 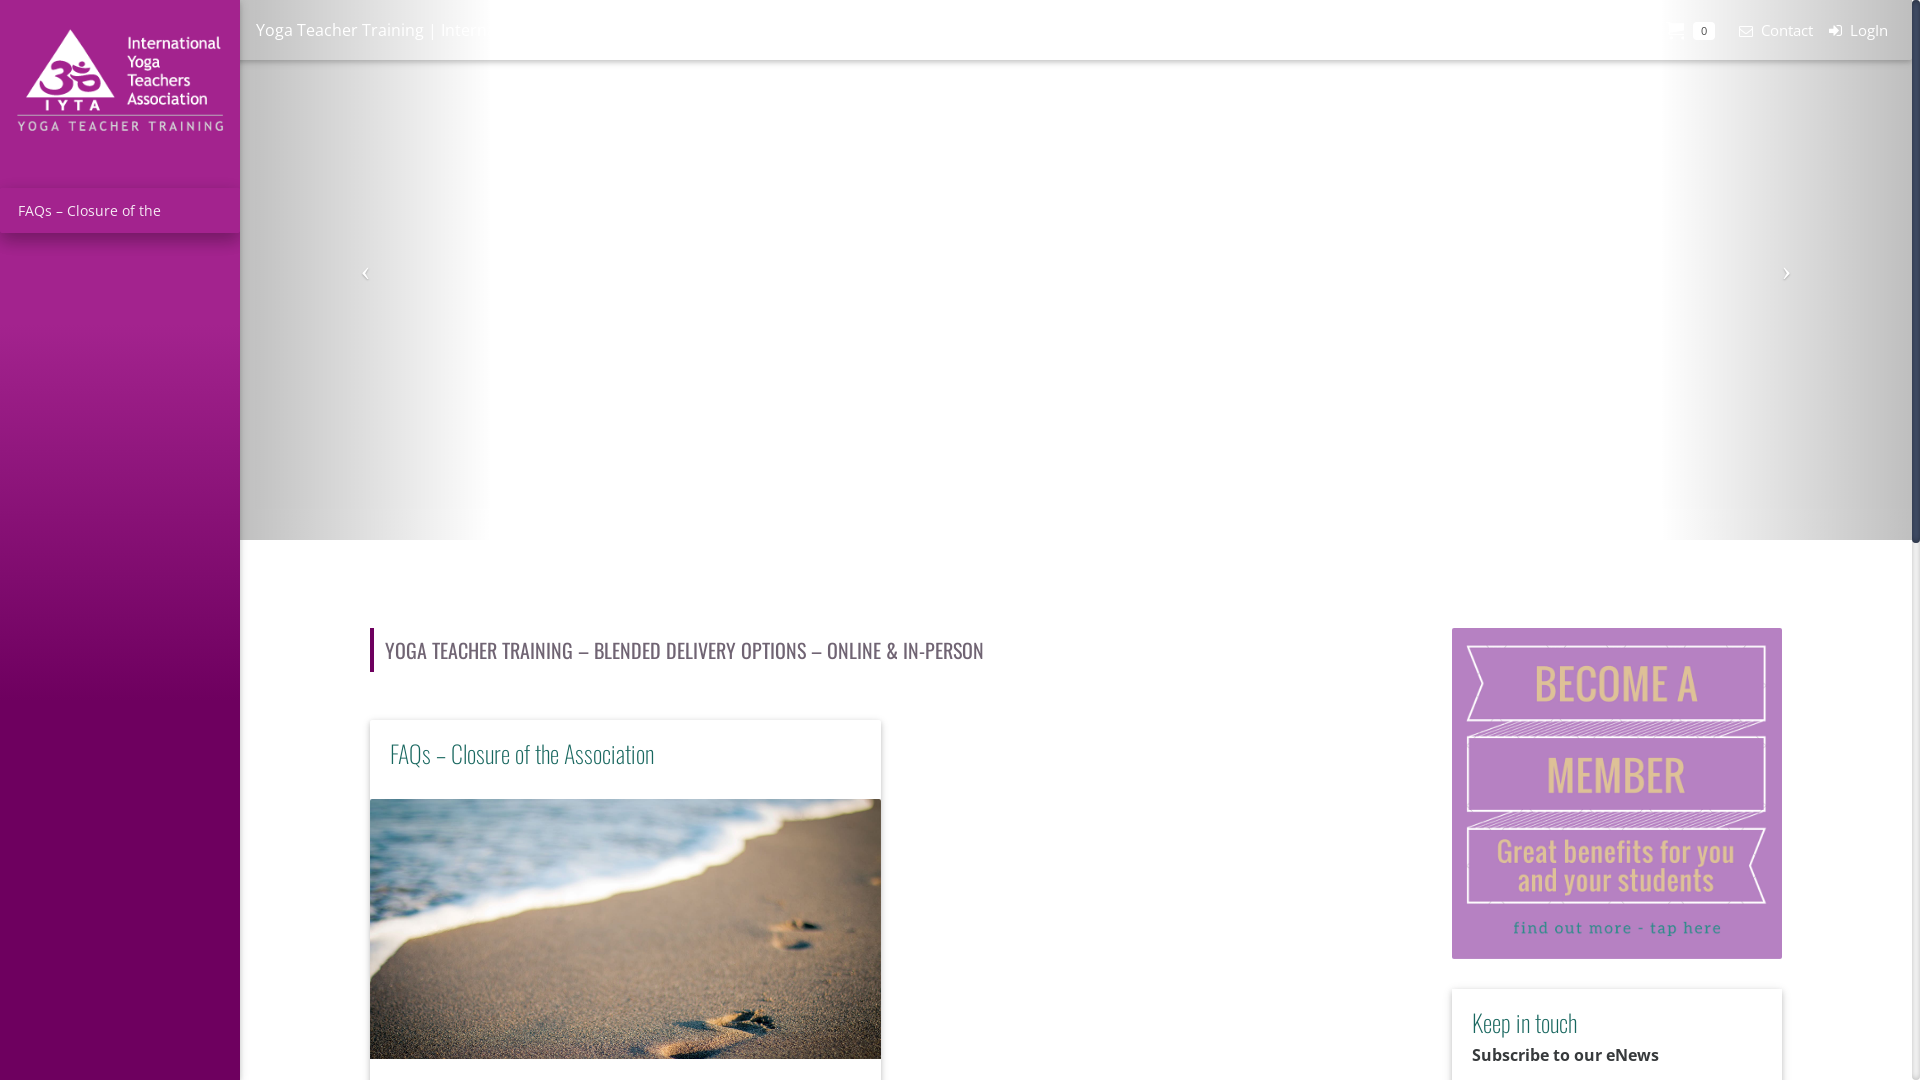 I want to click on 'Previous', so click(x=365, y=270).